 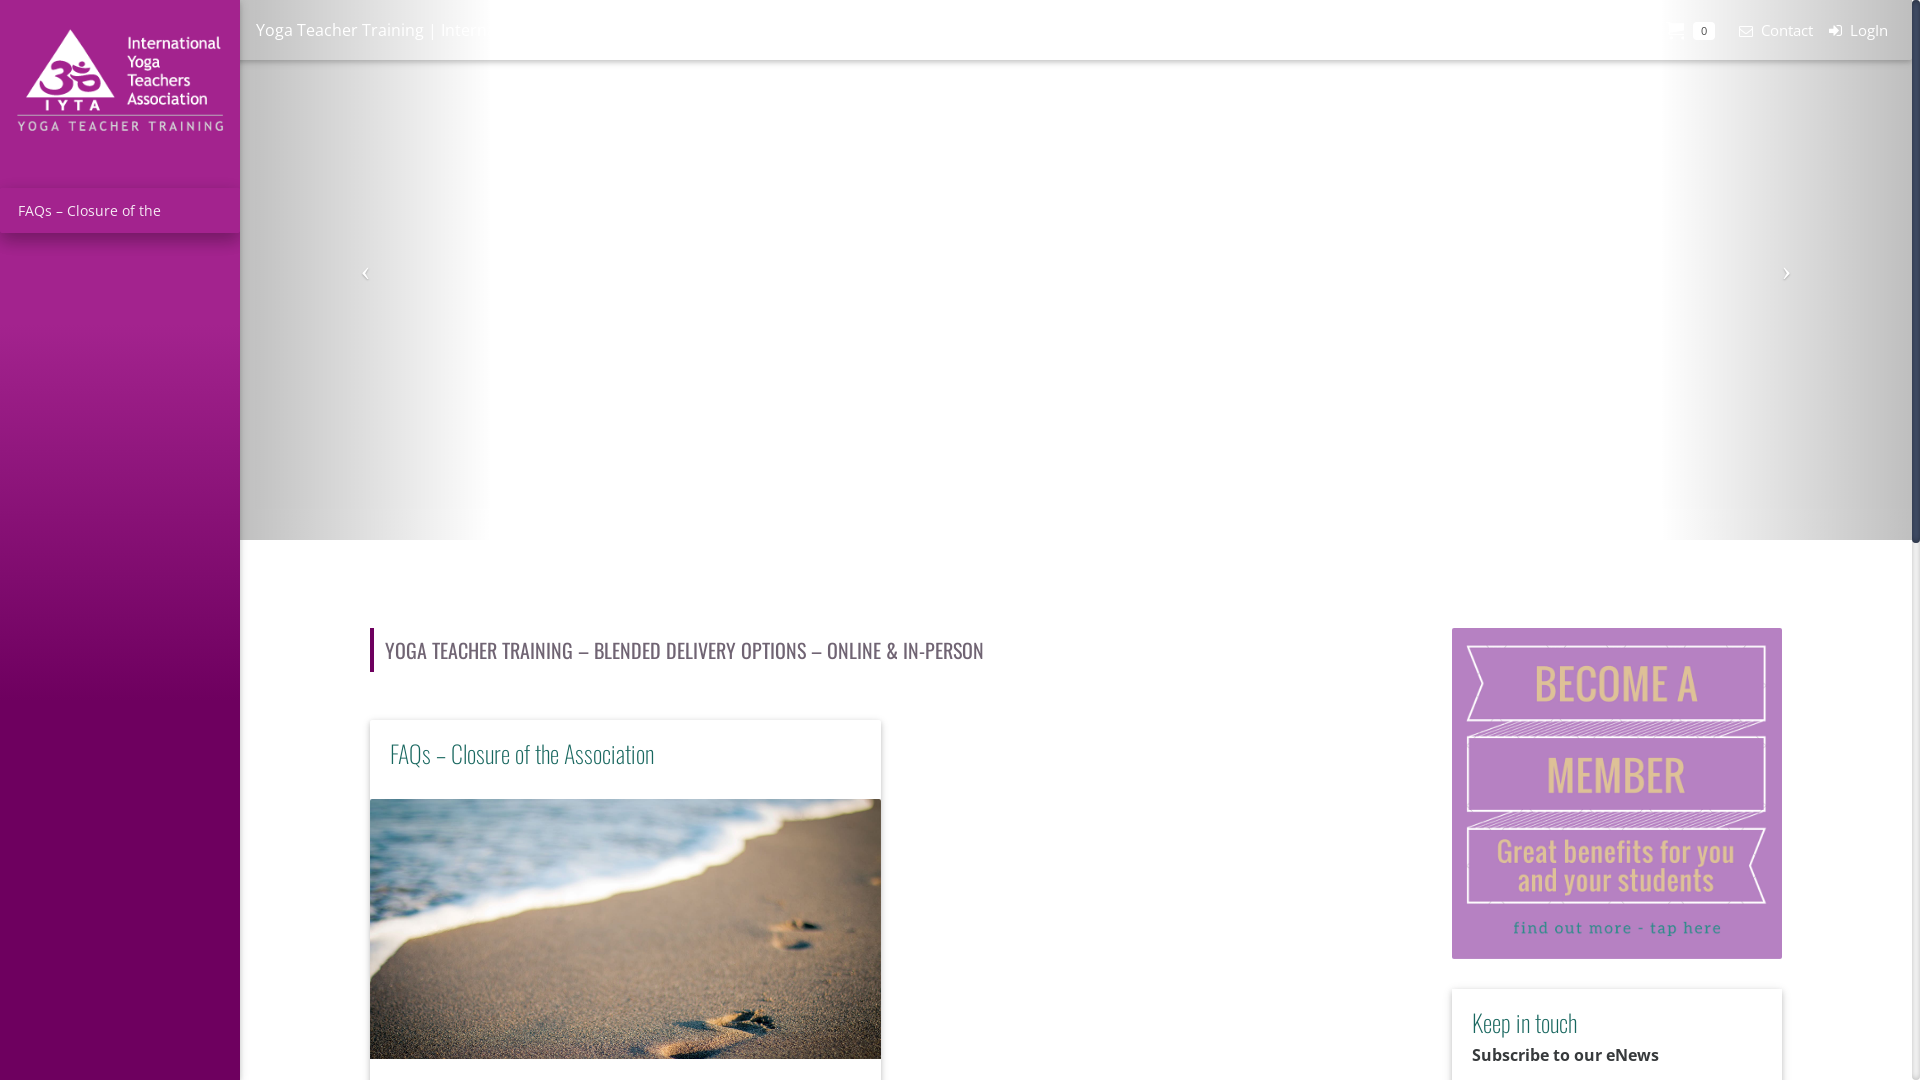 I want to click on 'Previous', so click(x=365, y=270).